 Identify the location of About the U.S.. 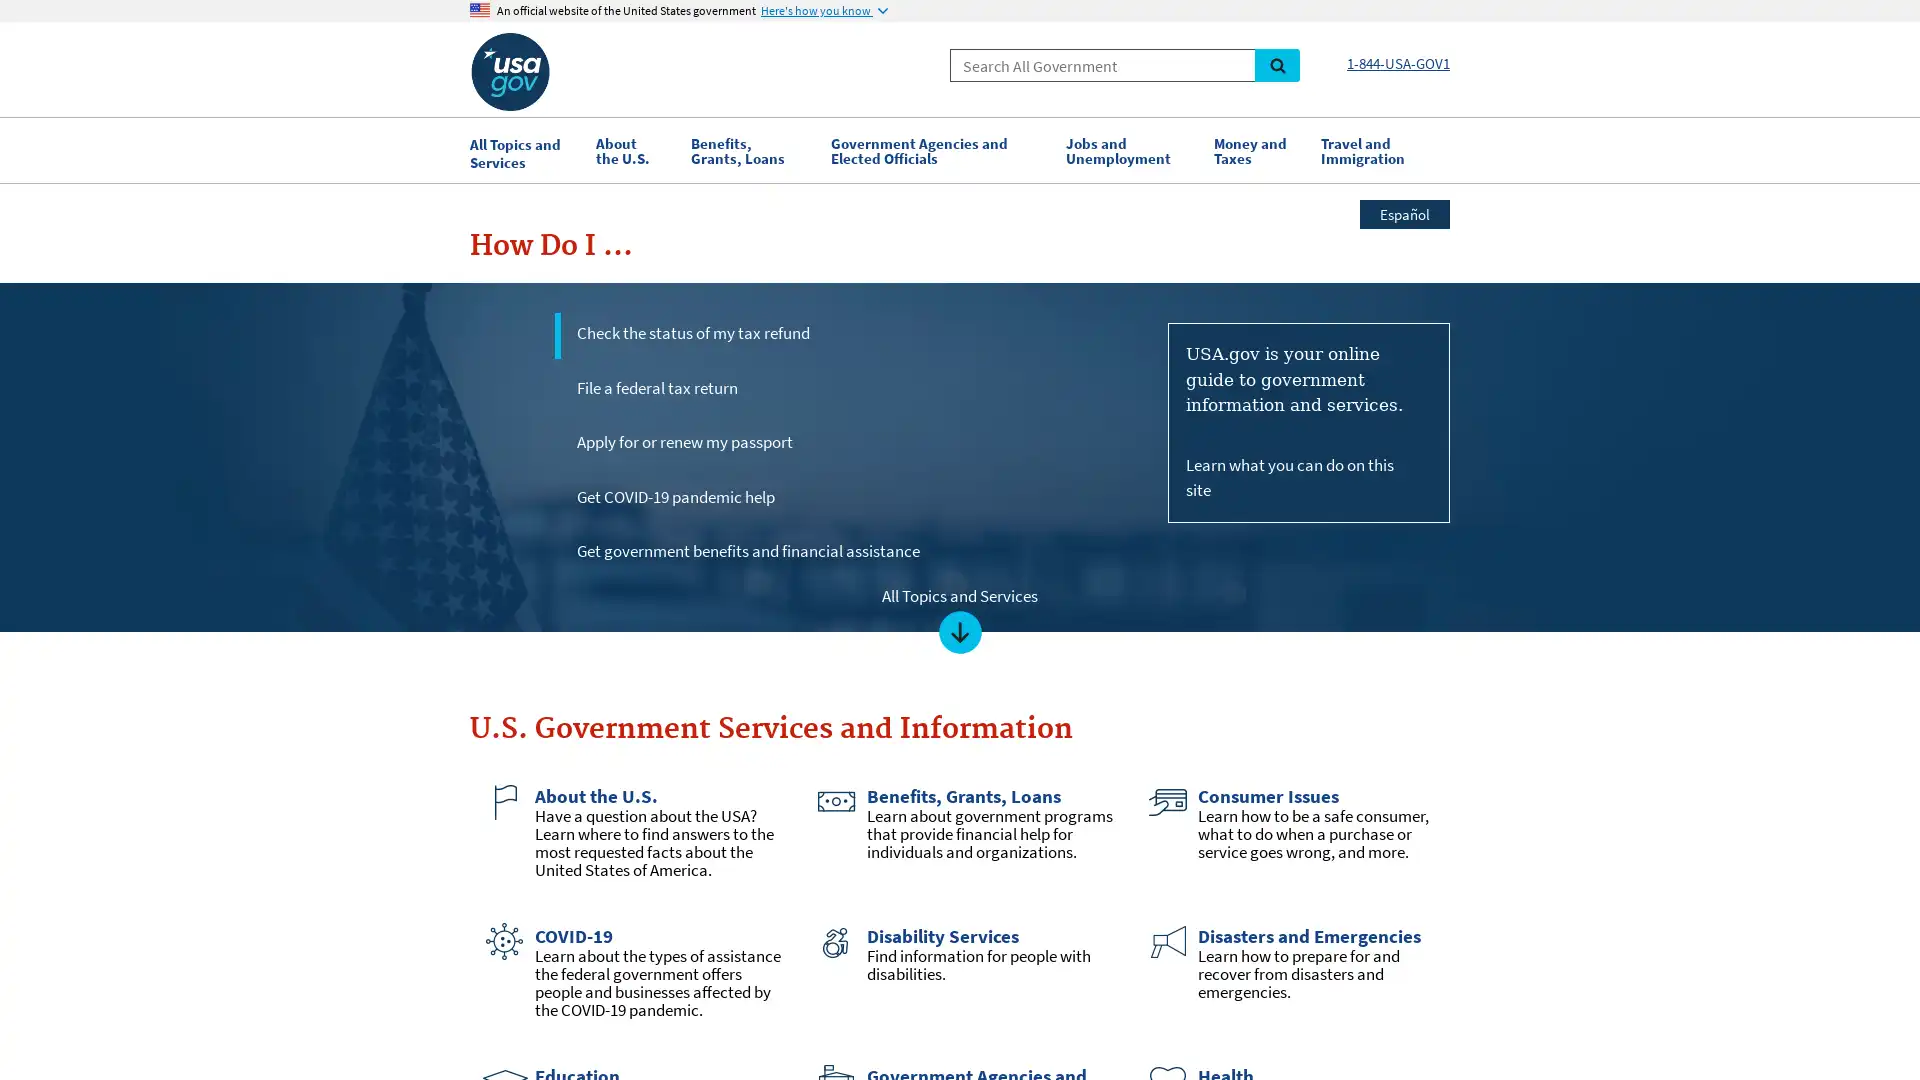
(632, 149).